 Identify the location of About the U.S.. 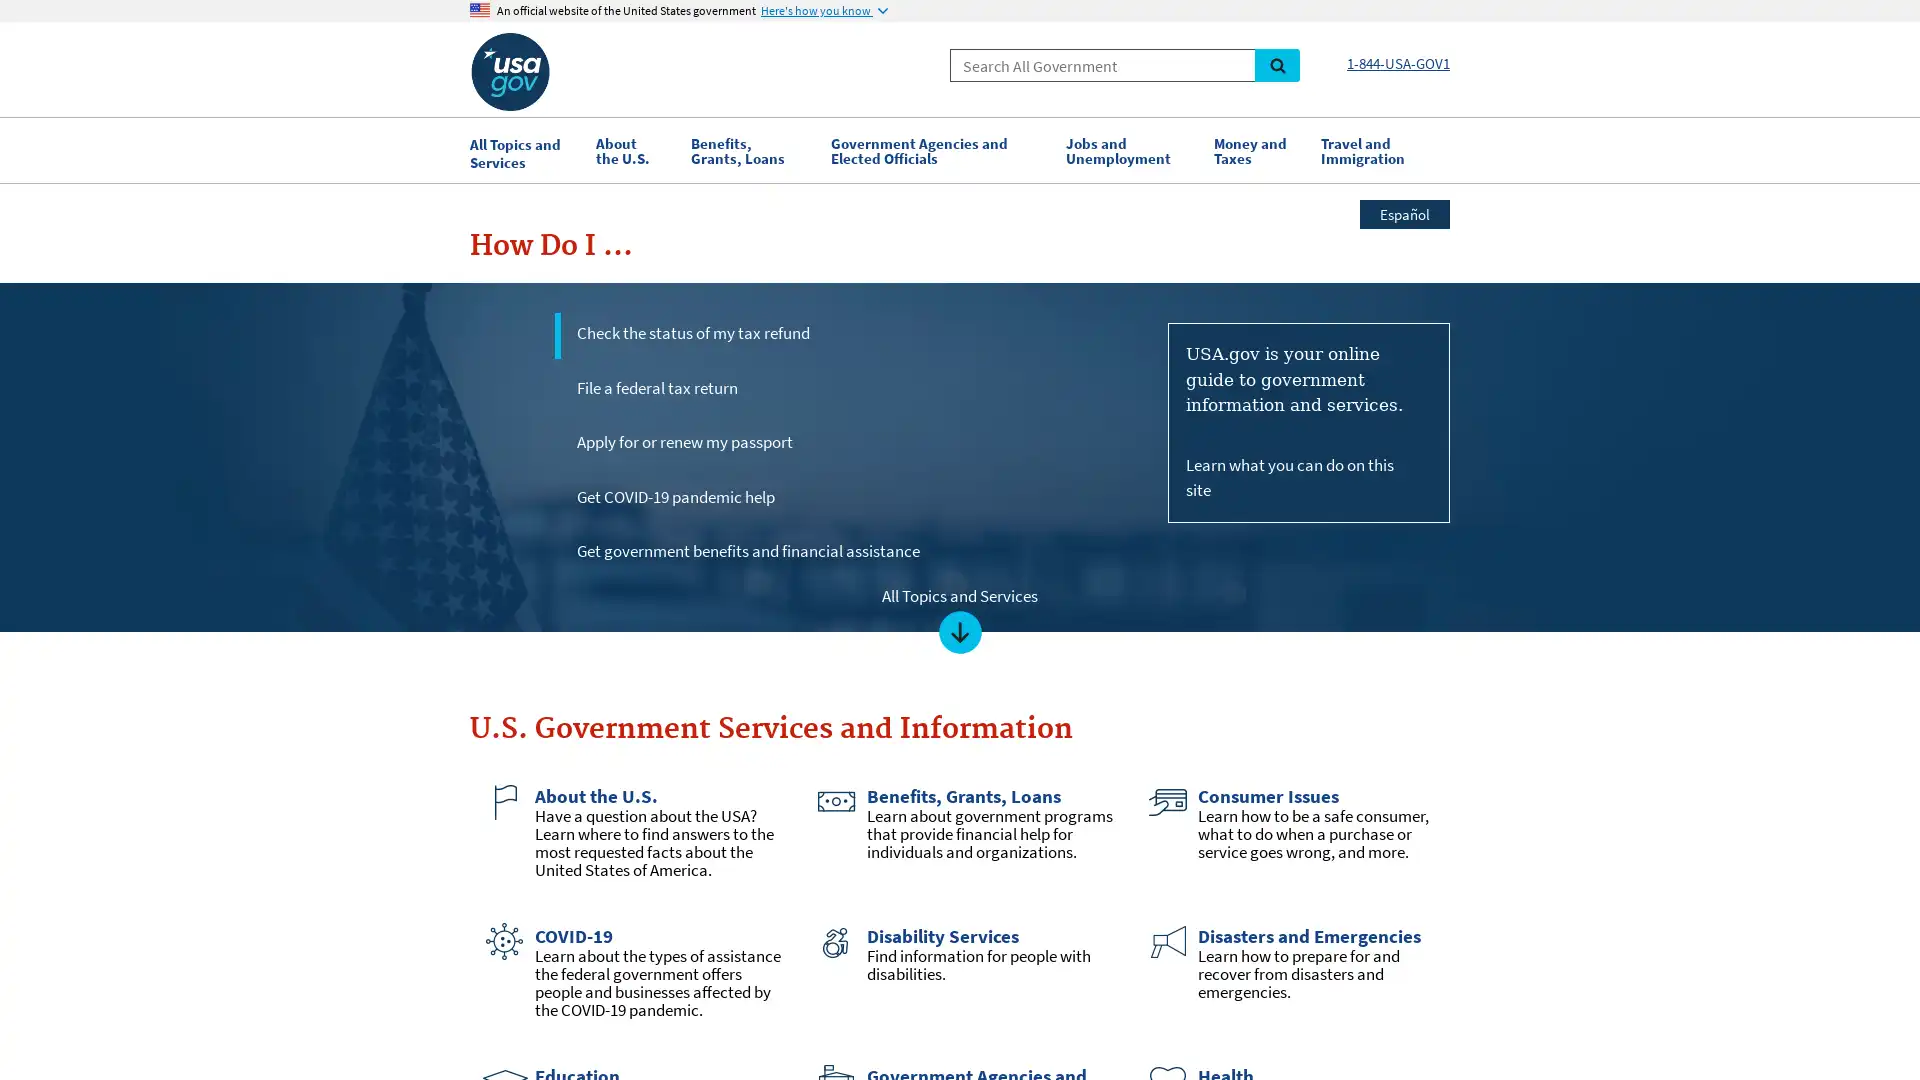
(632, 149).